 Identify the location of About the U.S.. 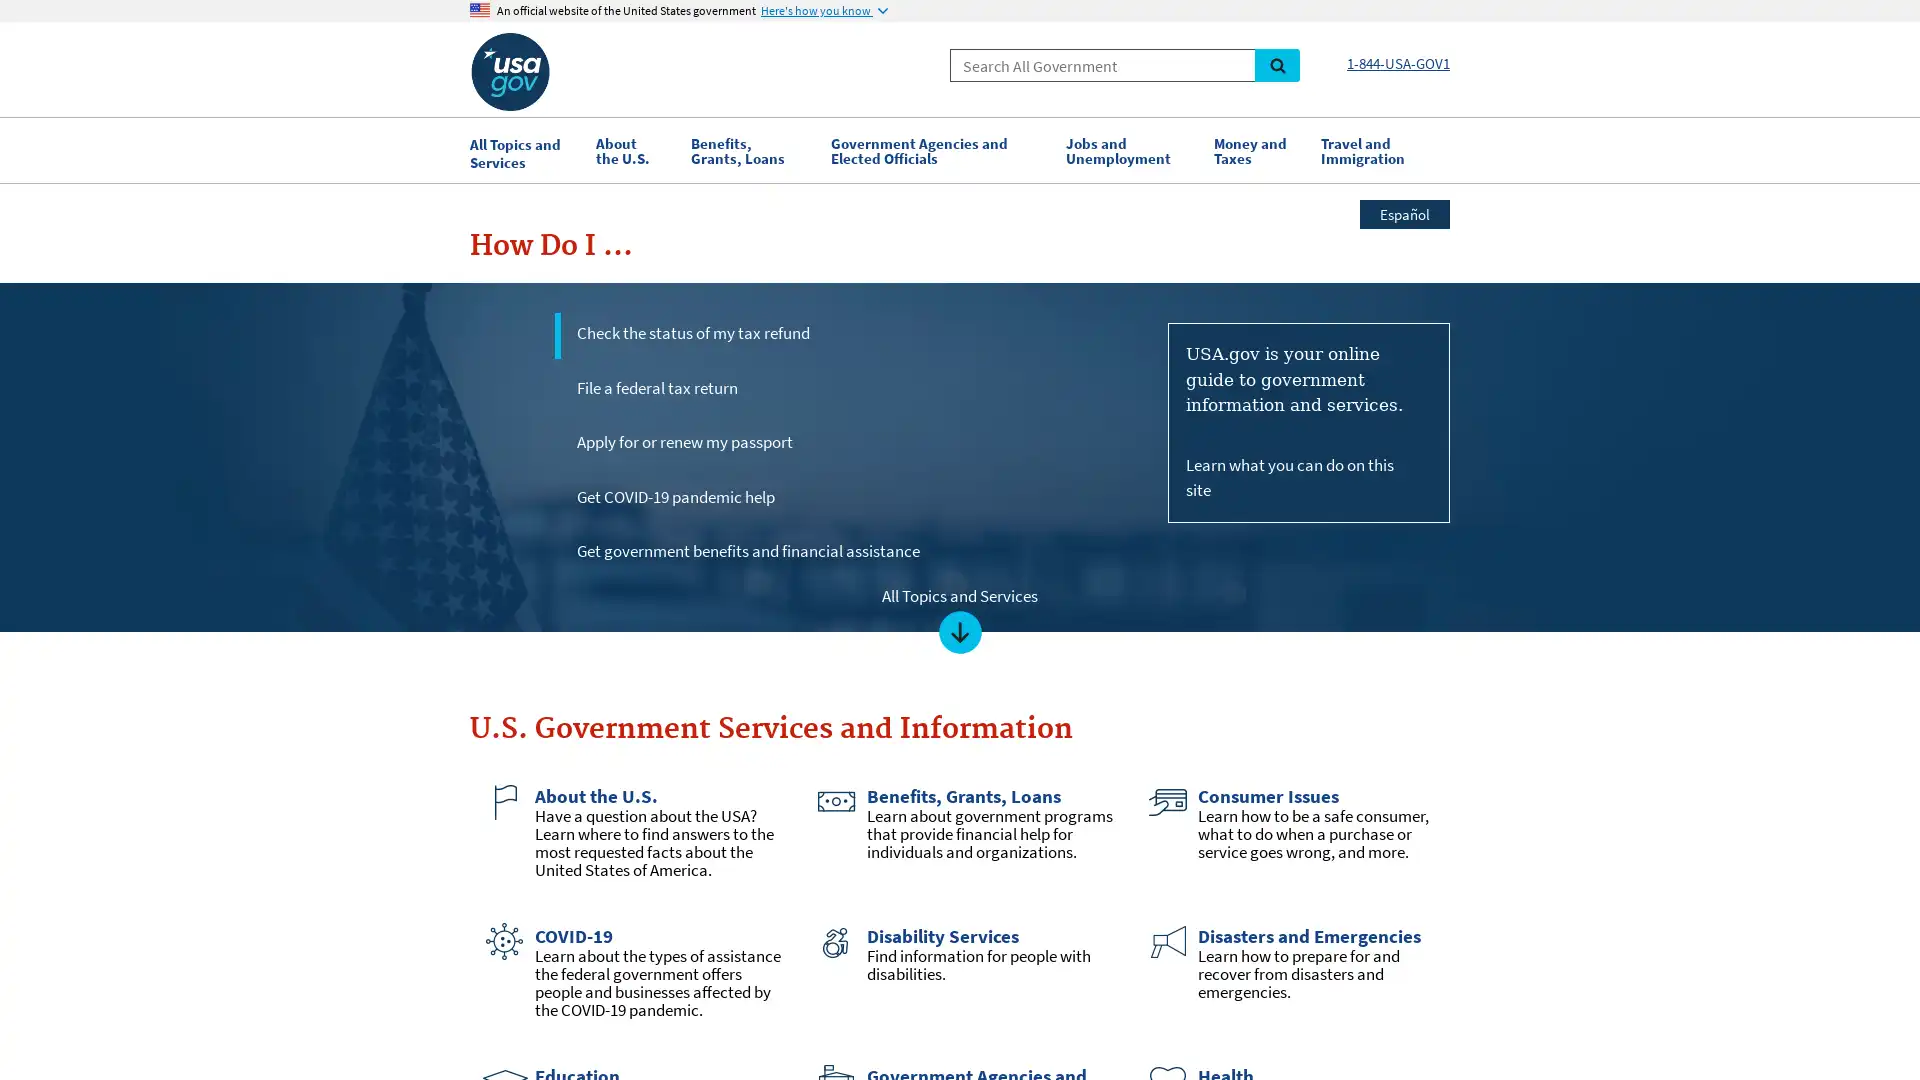
(632, 149).